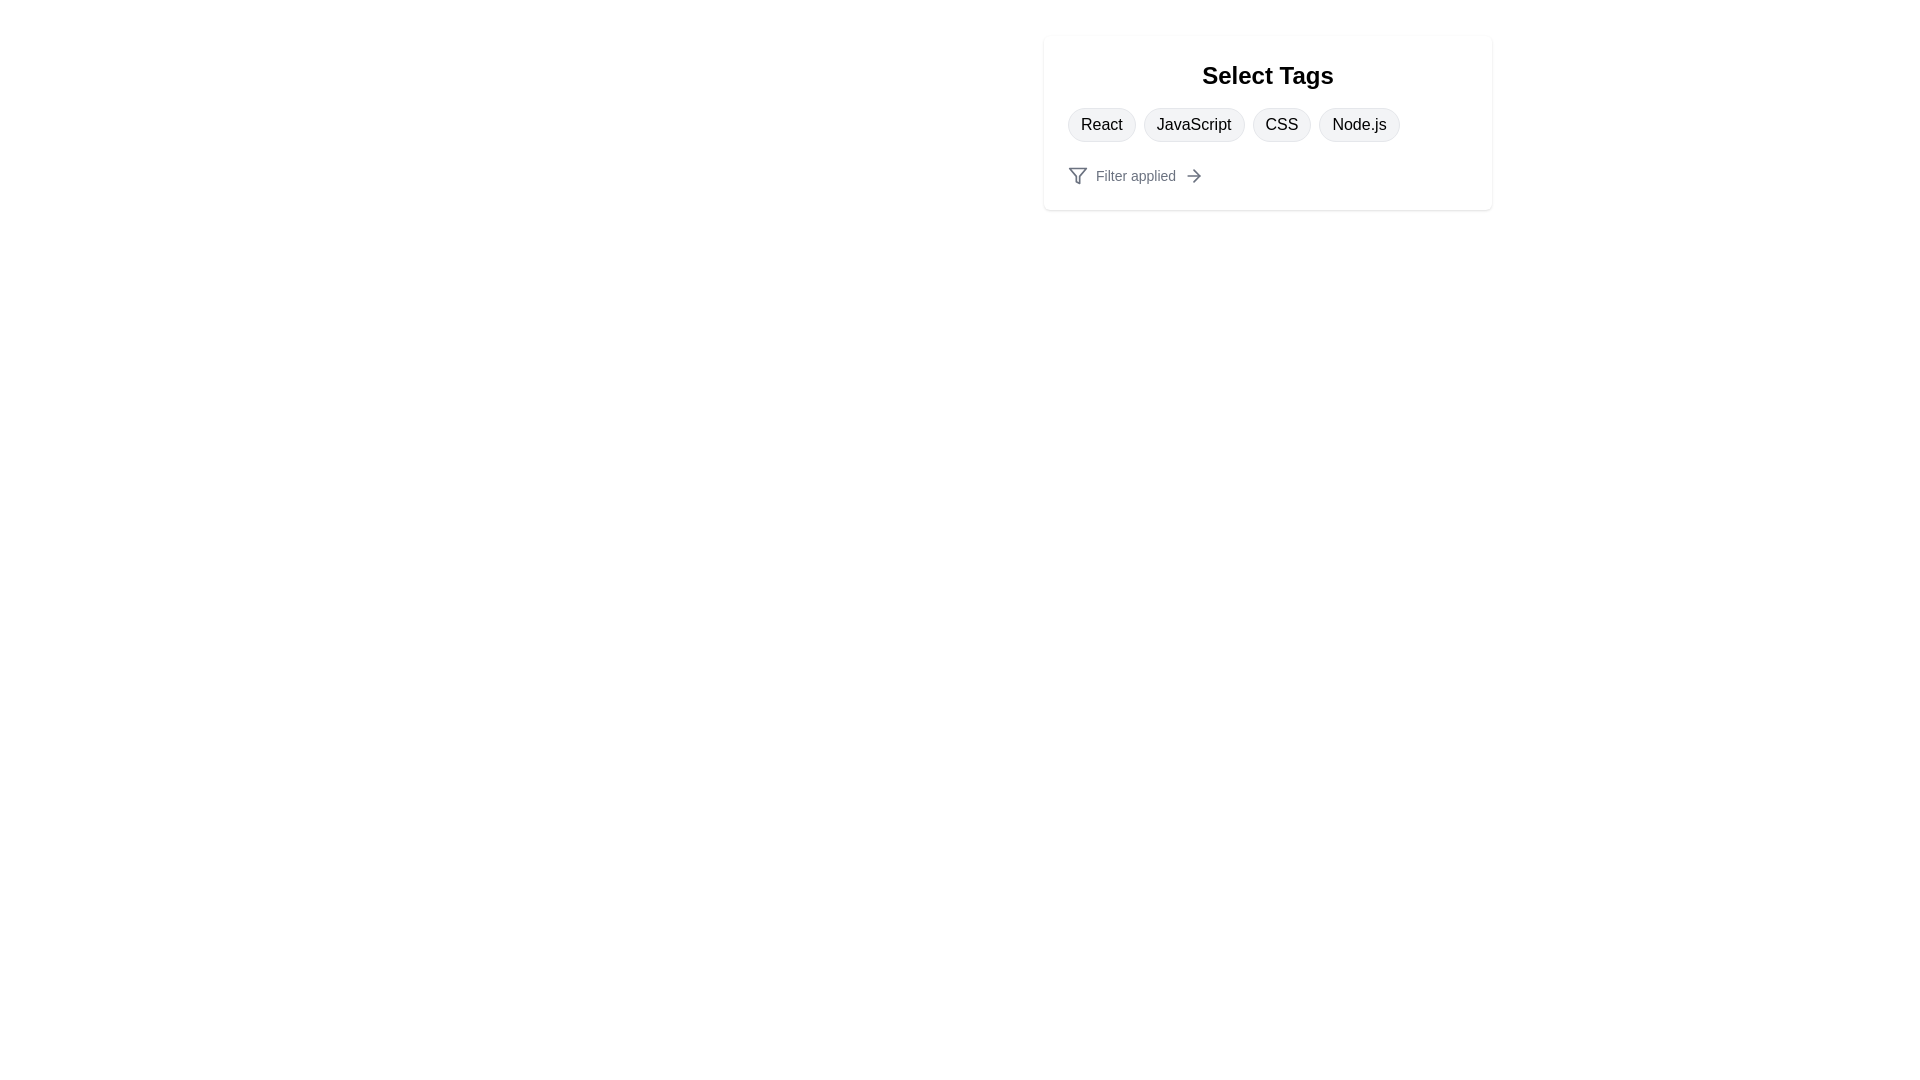 This screenshot has width=1920, height=1080. What do you see at coordinates (1194, 124) in the screenshot?
I see `the 'JavaScript' tag button, which is a pill-shaped button with a white background and black border, located below the 'Select Tags' heading` at bounding box center [1194, 124].